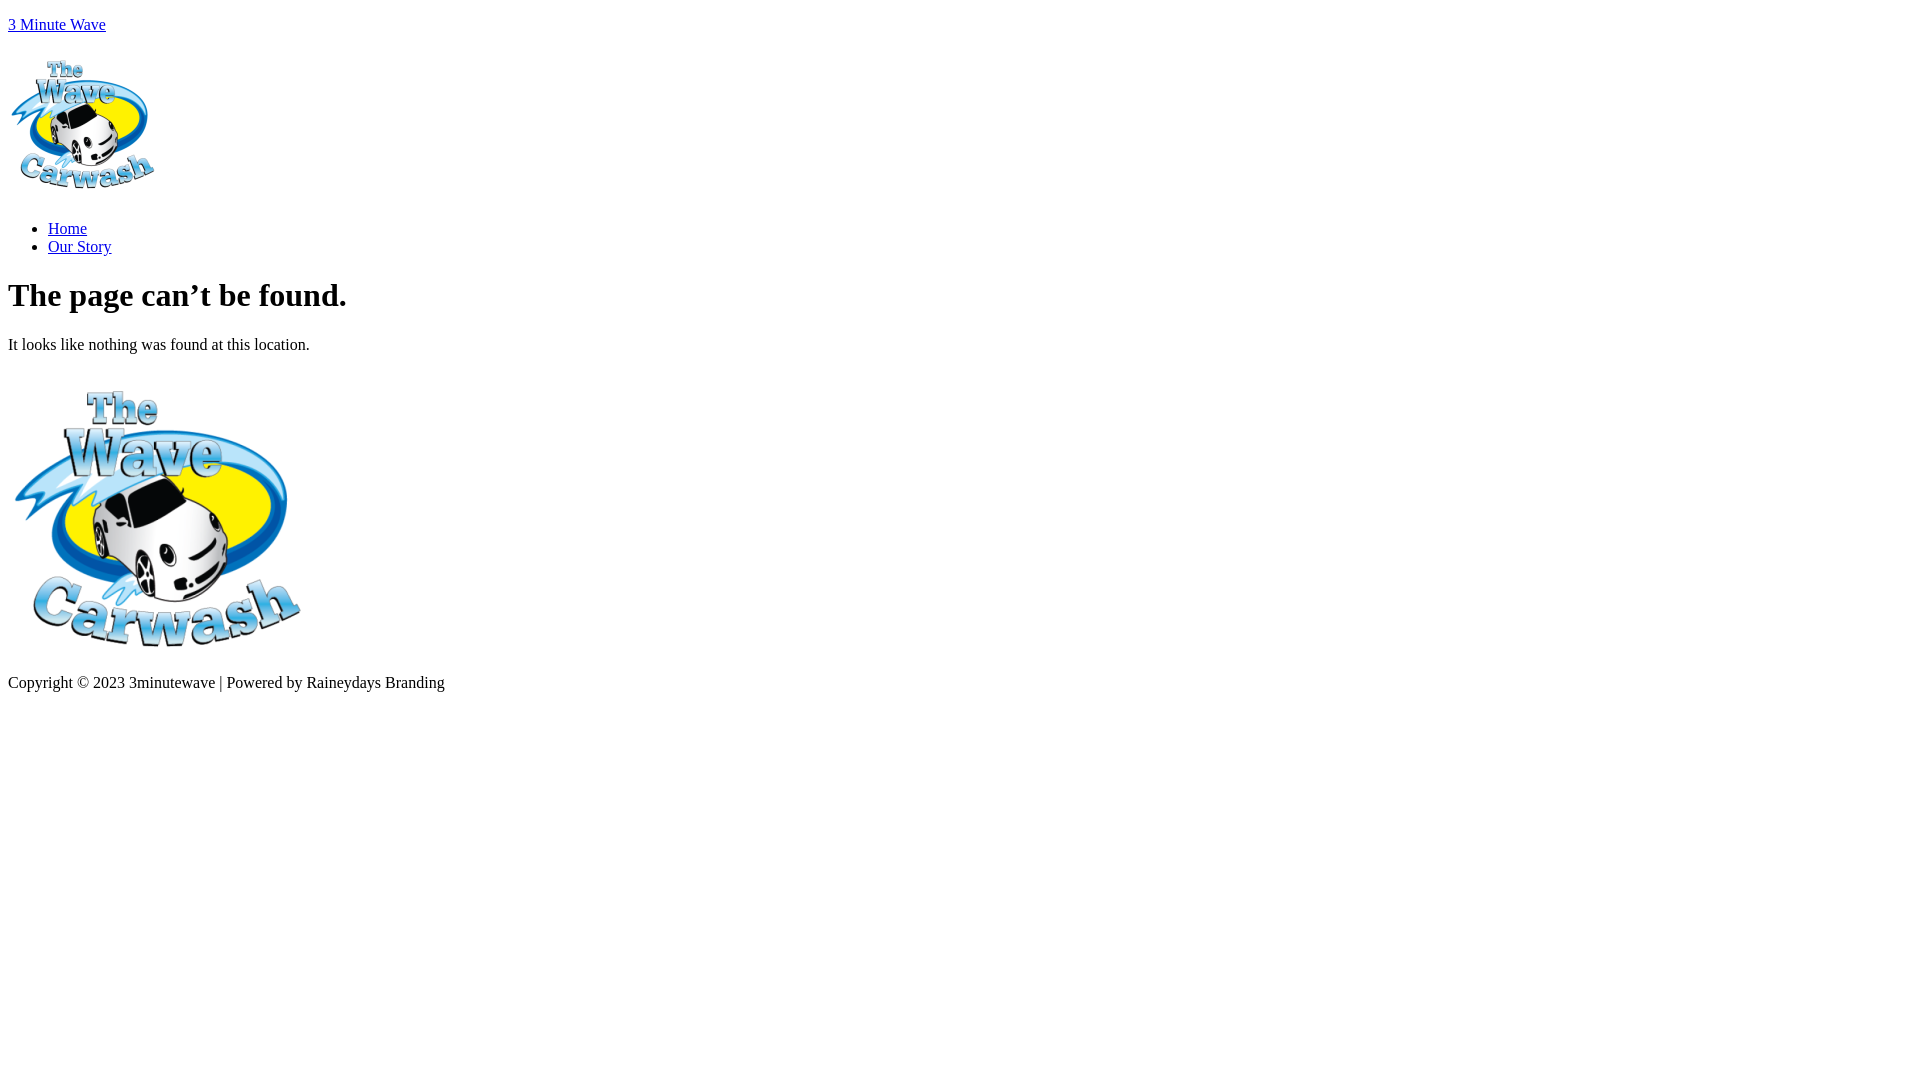 The image size is (1920, 1080). What do you see at coordinates (80, 245) in the screenshot?
I see `'Our Story'` at bounding box center [80, 245].